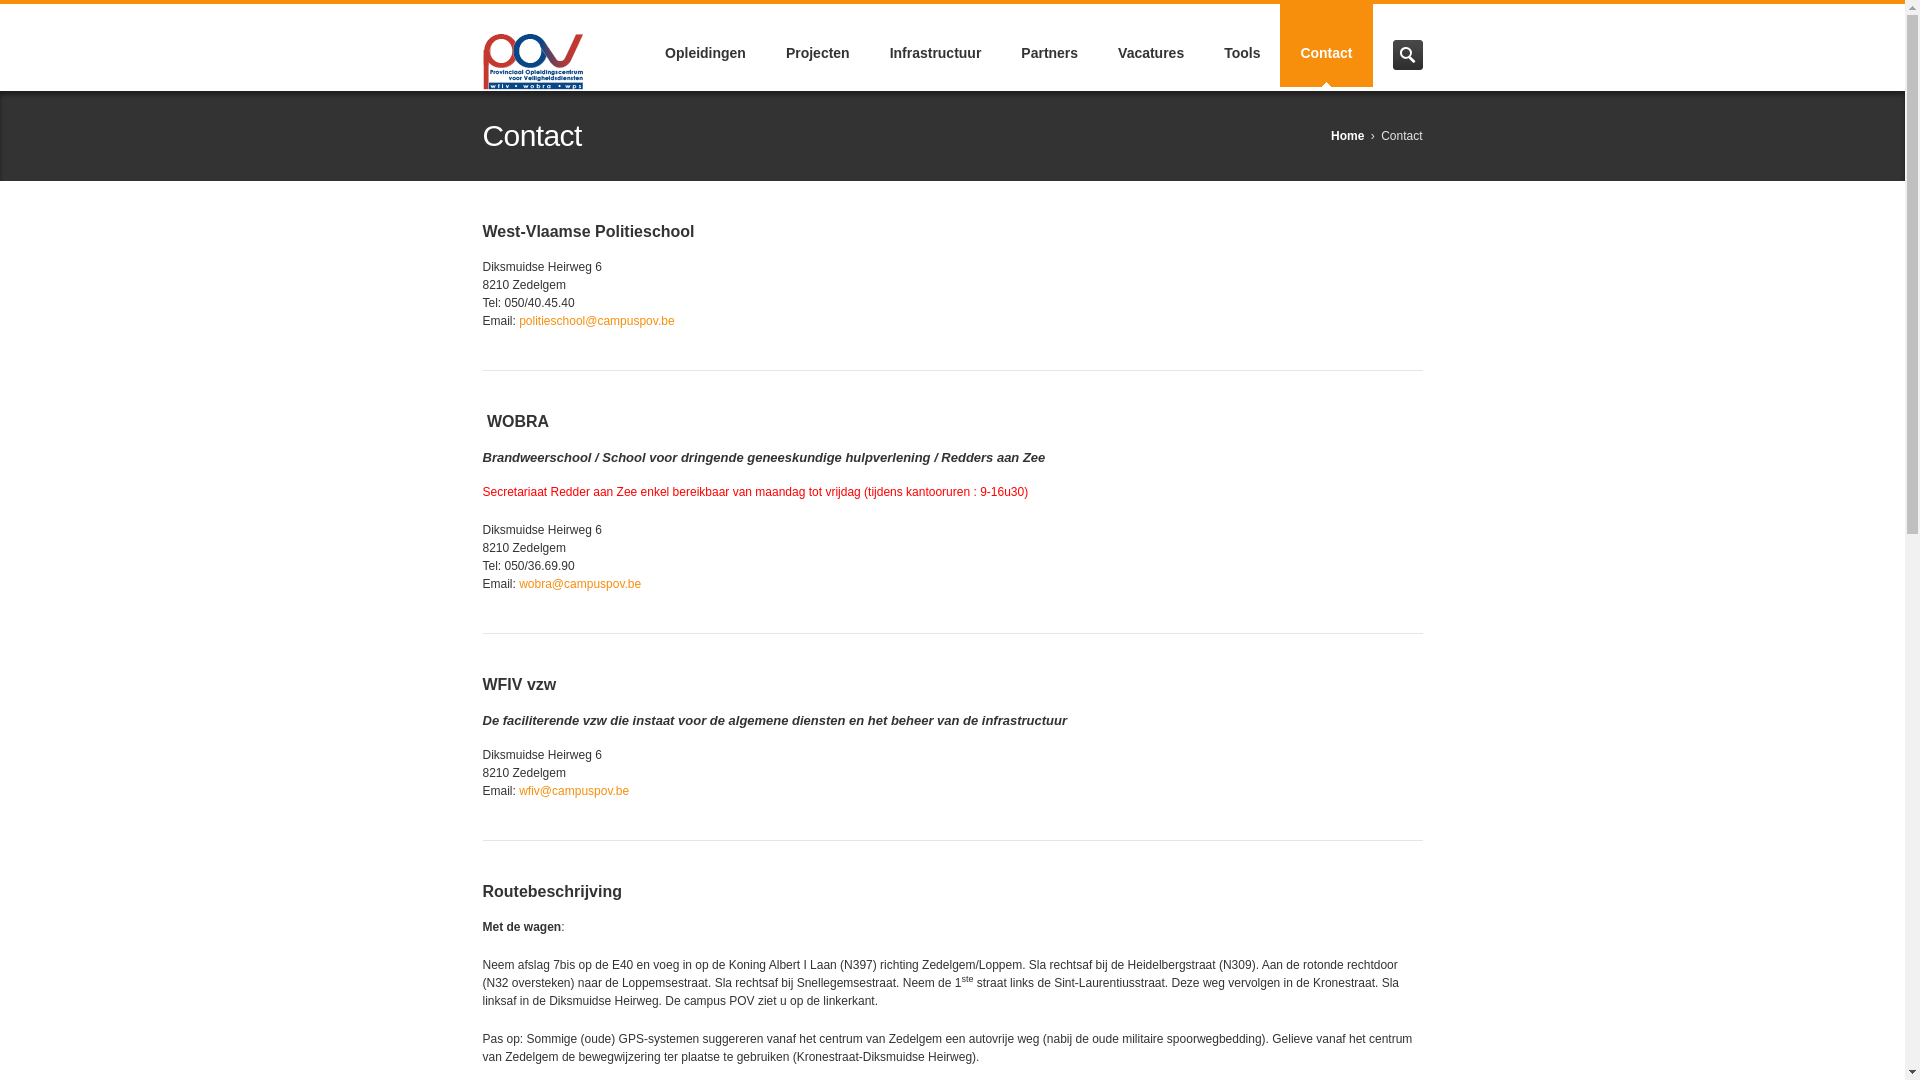 Image resolution: width=1920 pixels, height=1080 pixels. I want to click on 'Infrastructuur', so click(935, 45).